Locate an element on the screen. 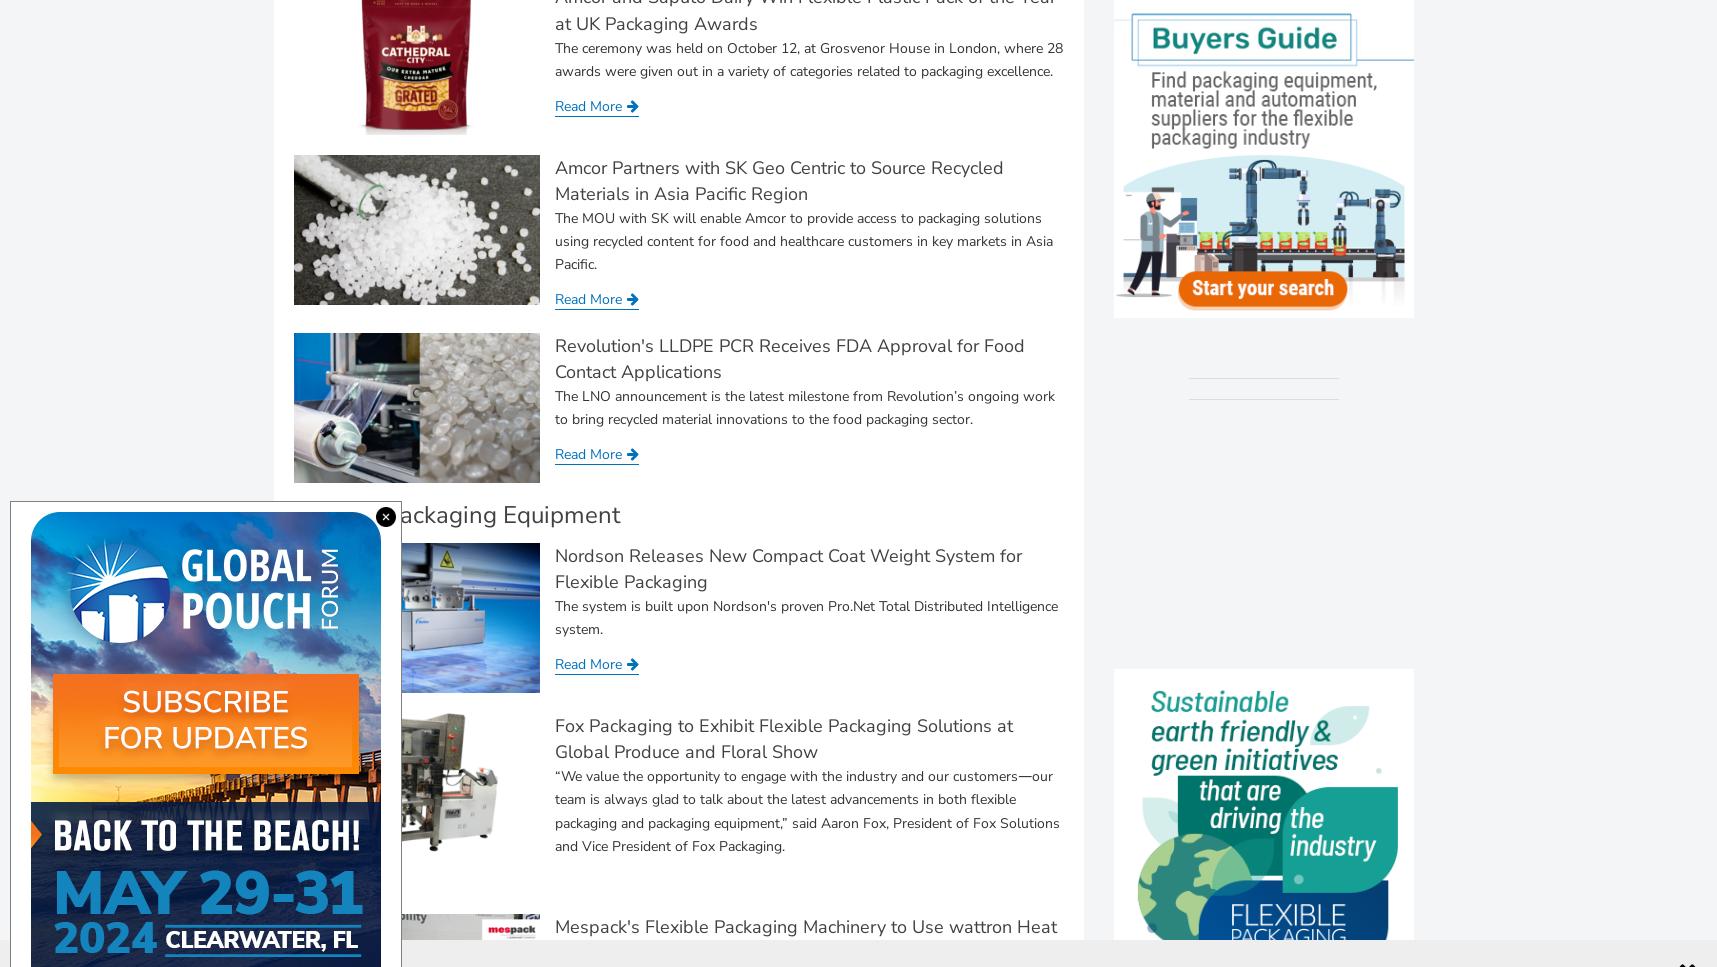  'Fox Packaging to Exhibit Flexible Packaging Solutions at Global Produce and Floral Show' is located at coordinates (782, 737).